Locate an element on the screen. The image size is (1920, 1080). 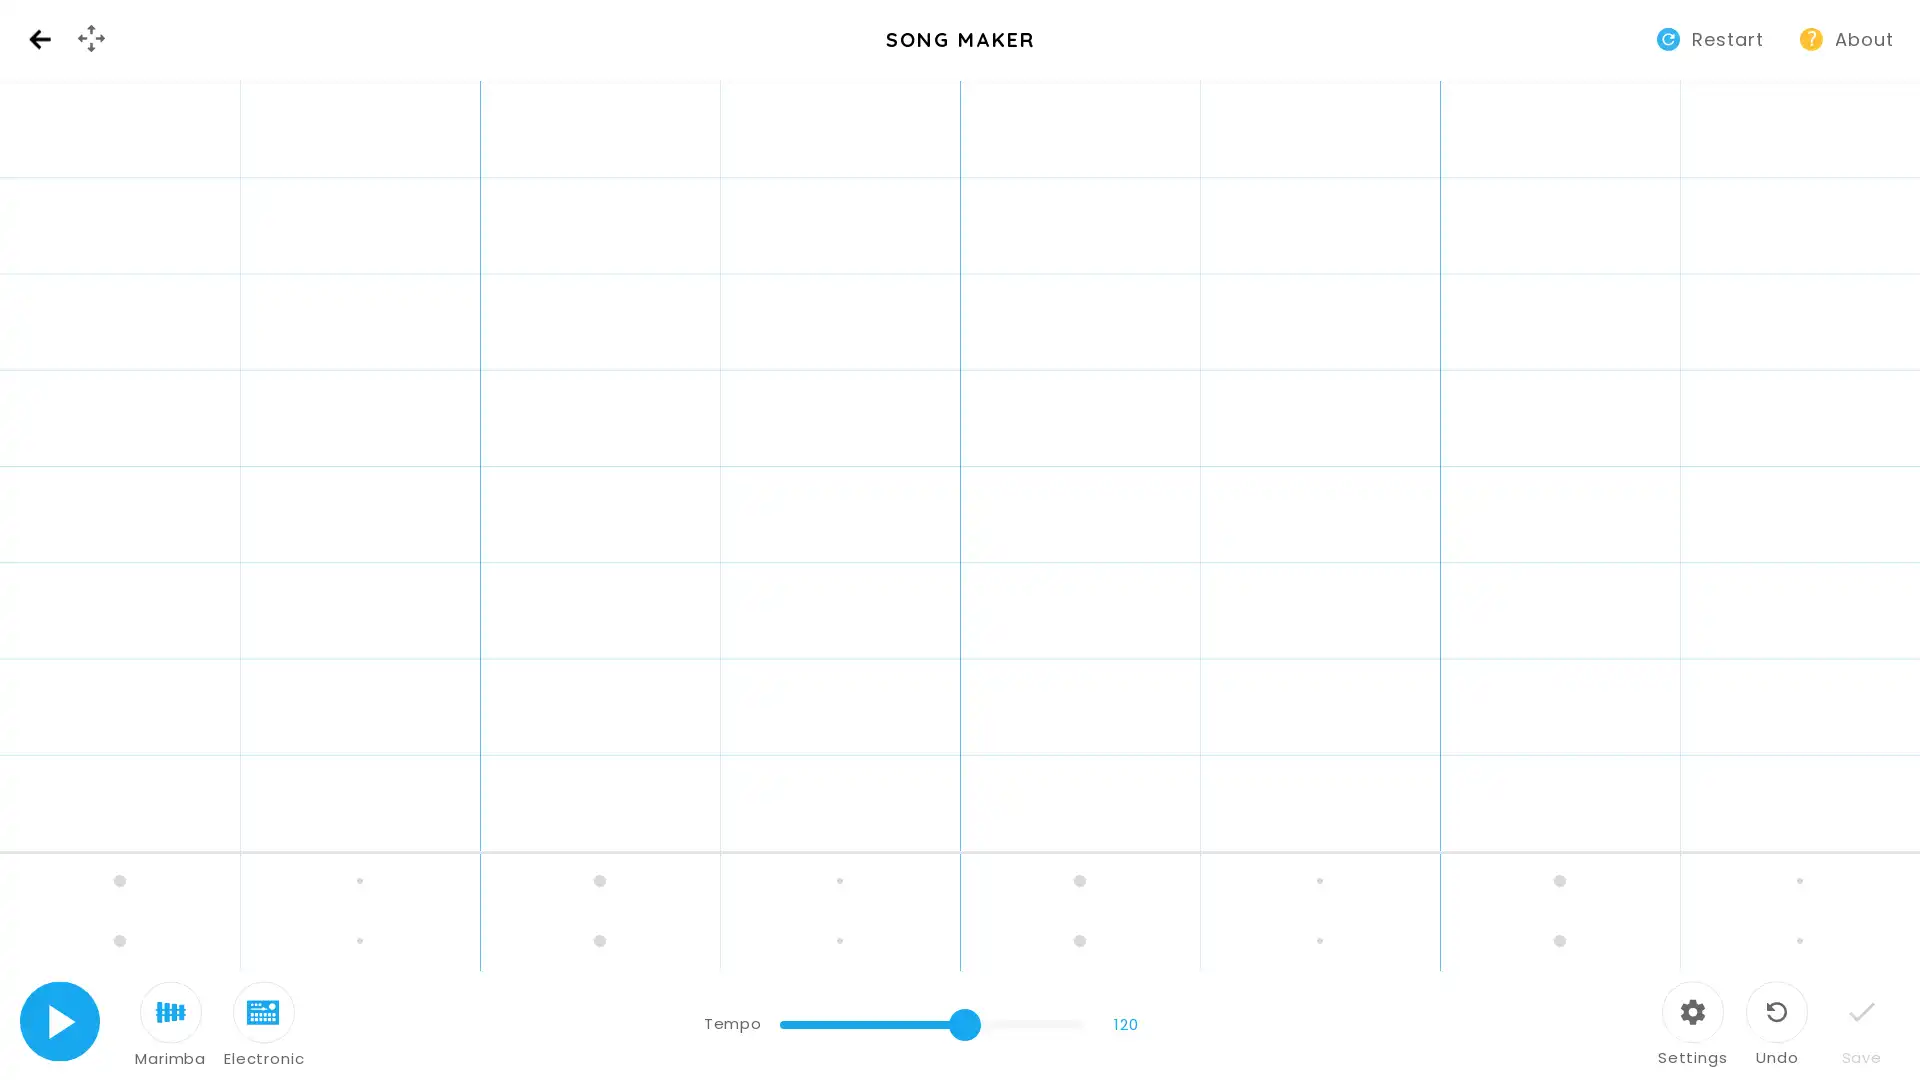
Undo is located at coordinates (1776, 1025).